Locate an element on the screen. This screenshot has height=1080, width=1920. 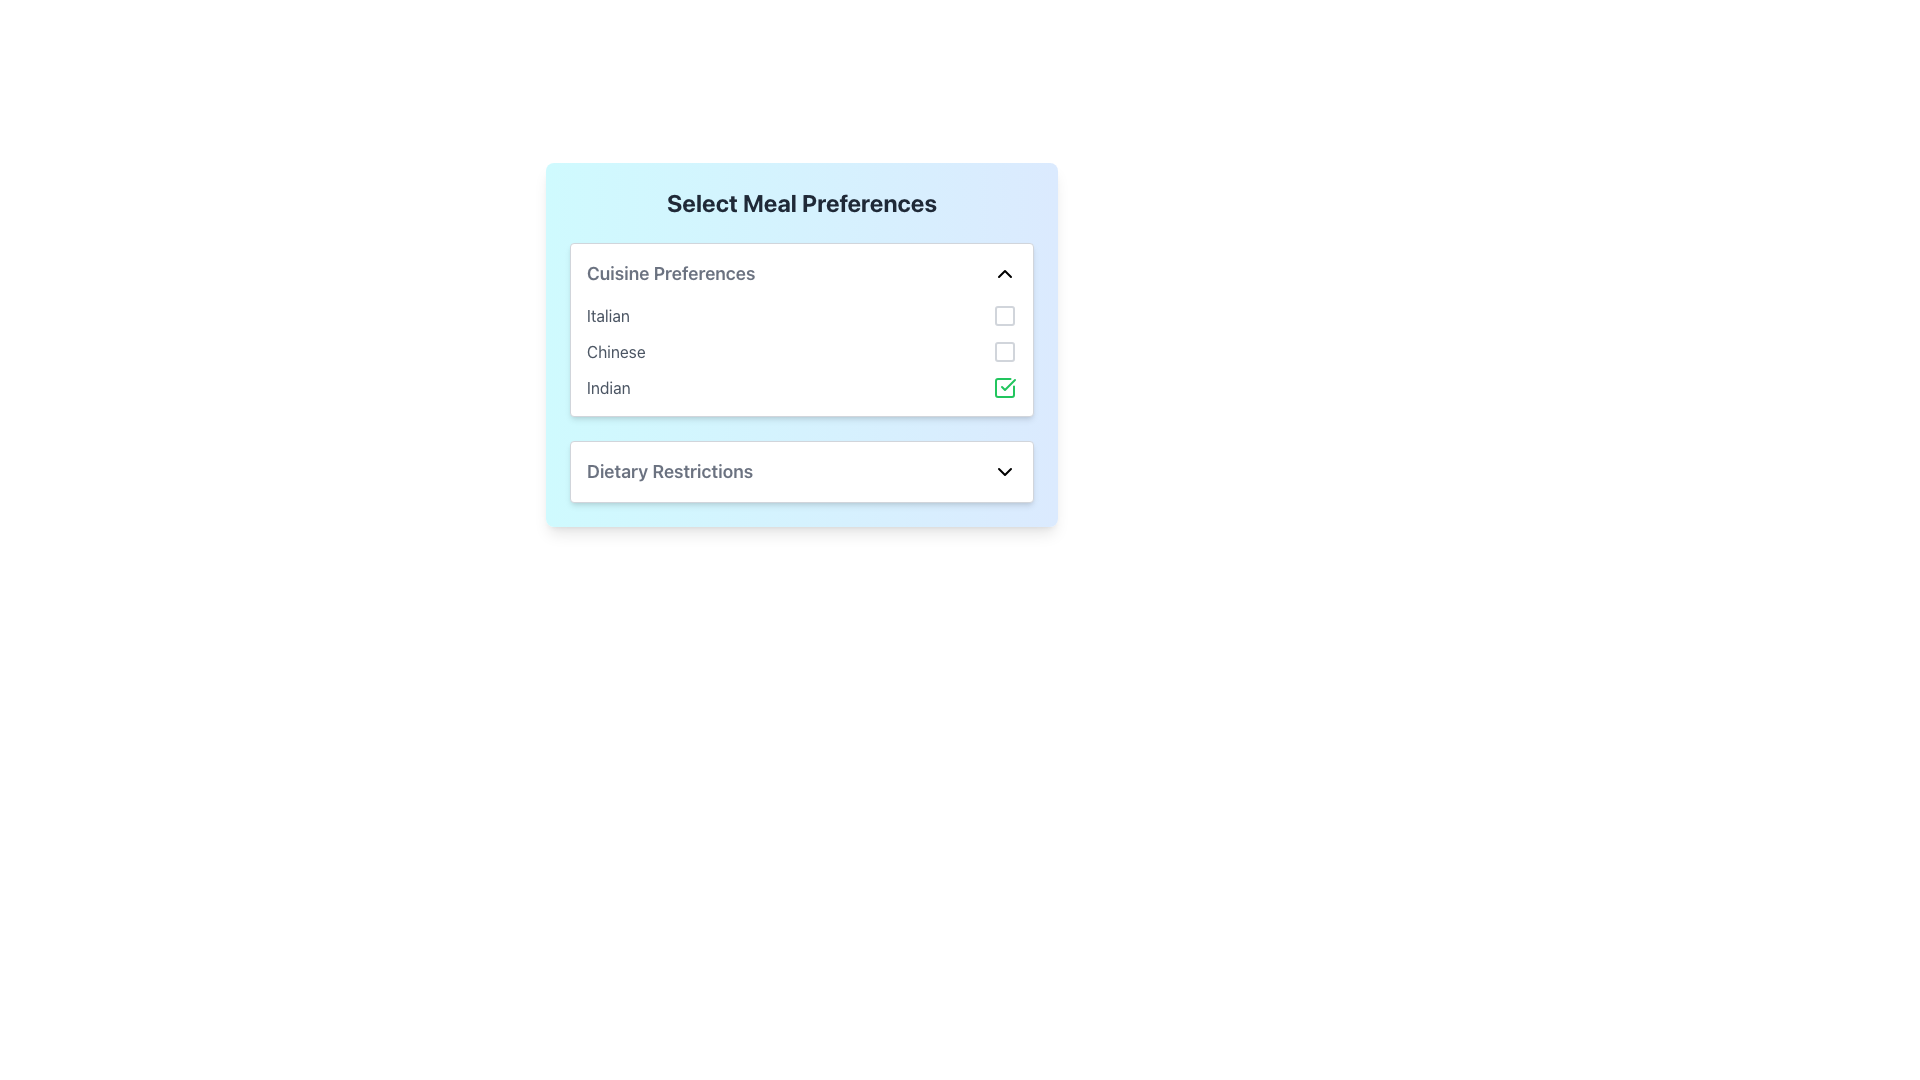
the 'Select Meal Preferences' component is located at coordinates (801, 343).